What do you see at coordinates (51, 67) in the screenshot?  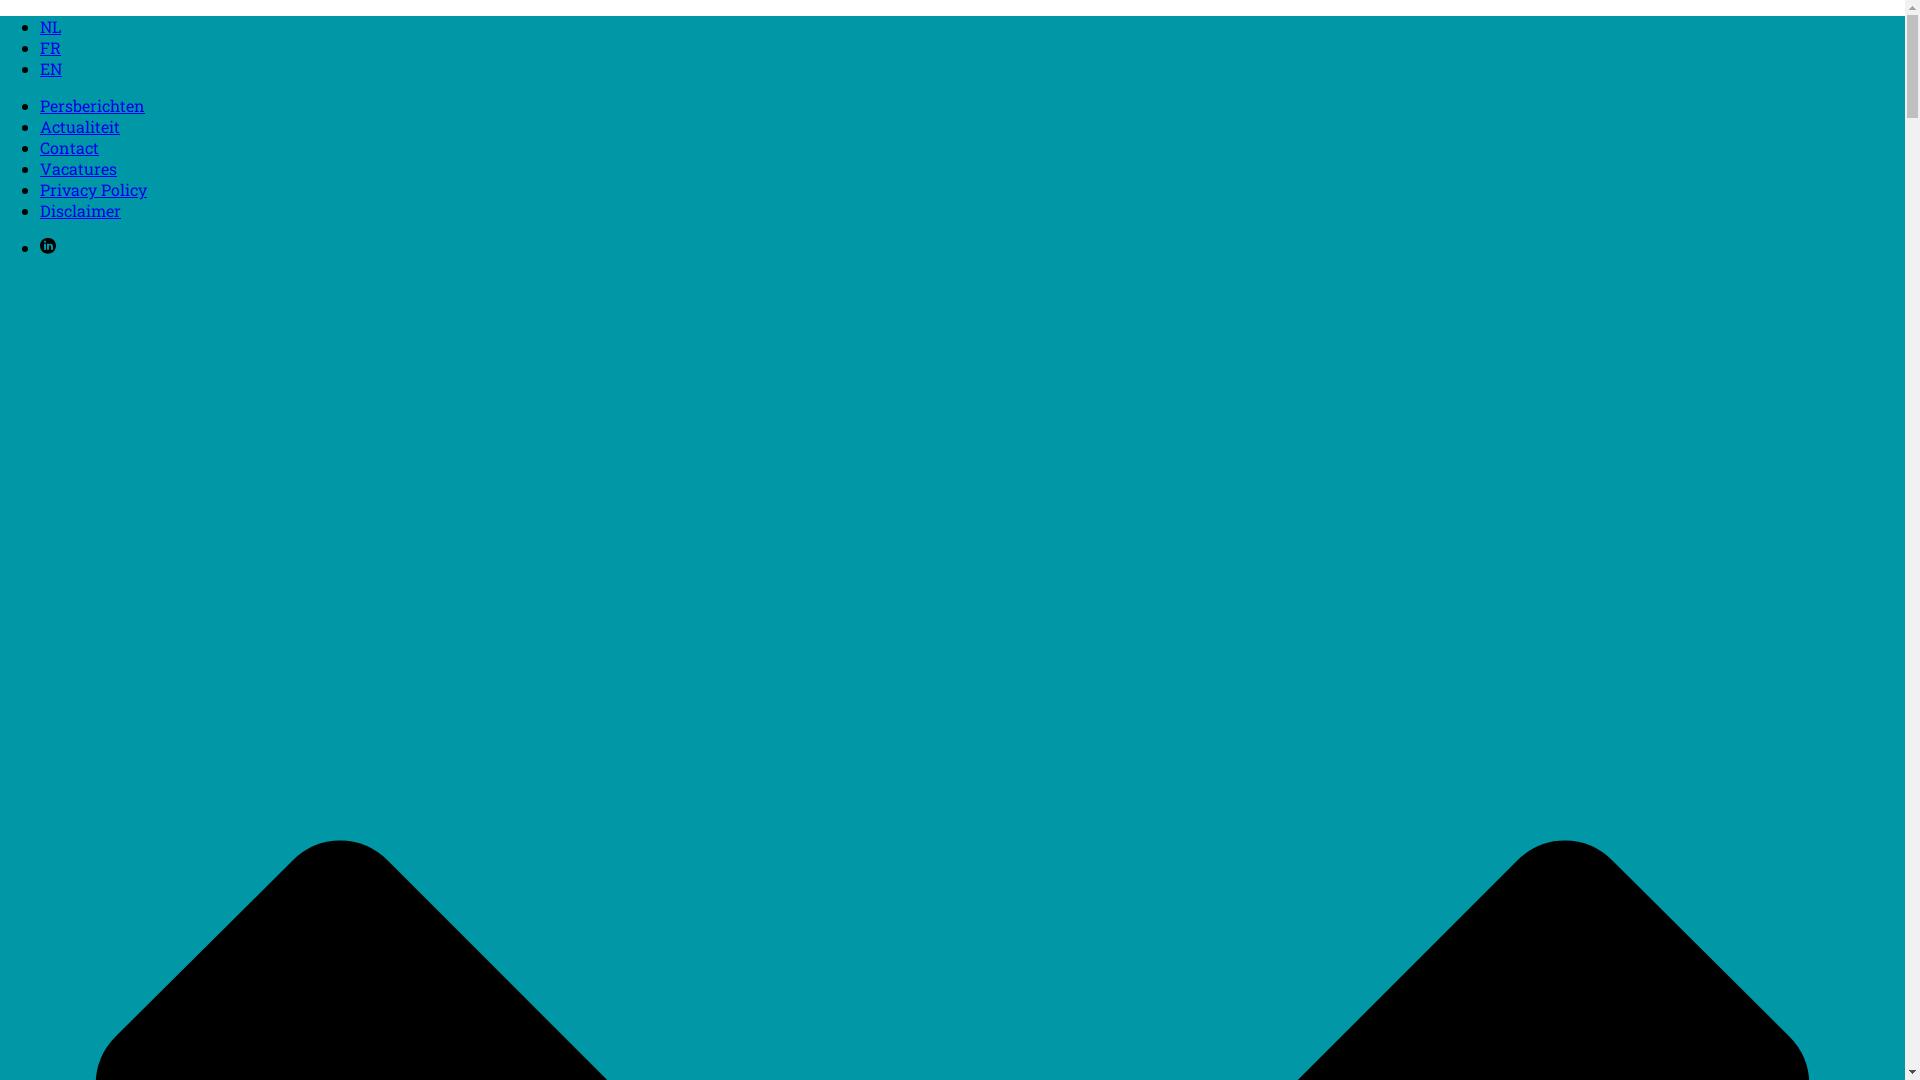 I see `'EN'` at bounding box center [51, 67].